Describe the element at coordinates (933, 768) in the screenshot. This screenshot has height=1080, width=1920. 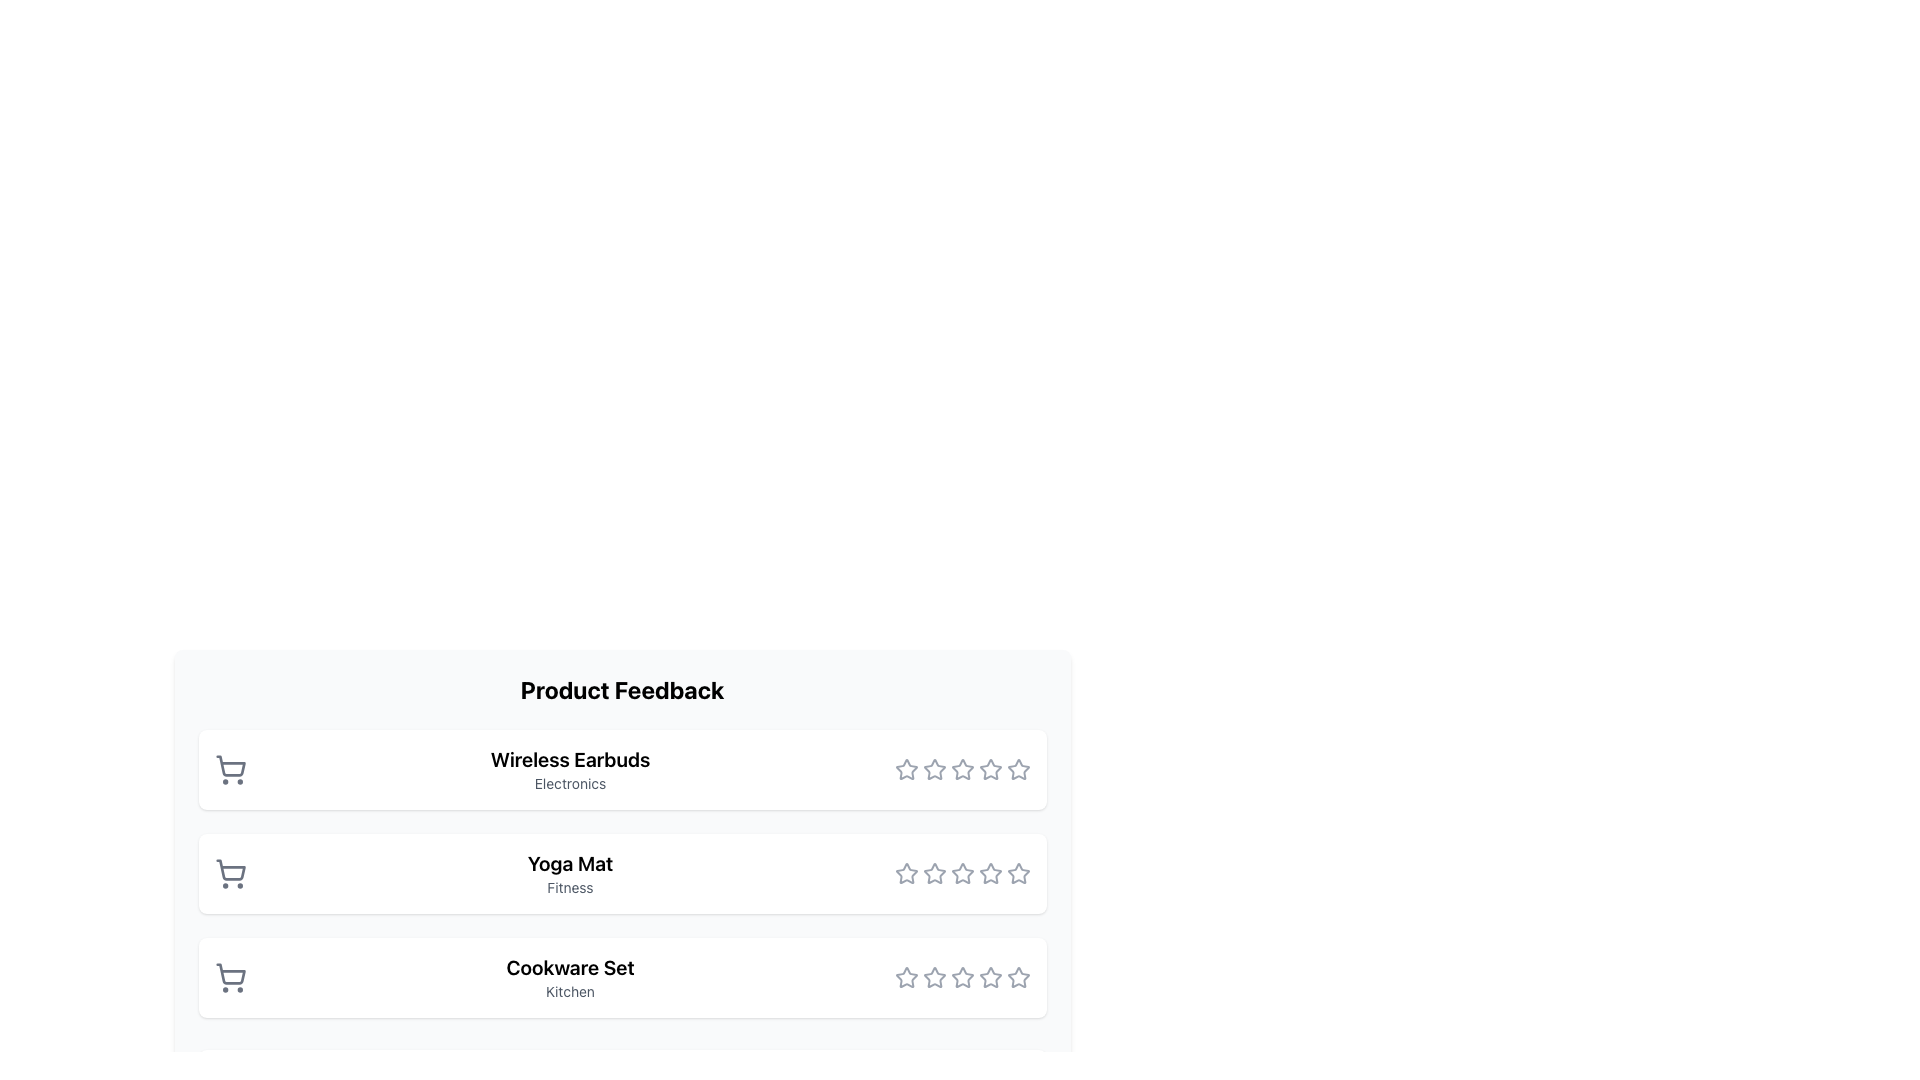
I see `the second star icon in the rating group for the 'Wireless Earbuds' feedback form` at that location.